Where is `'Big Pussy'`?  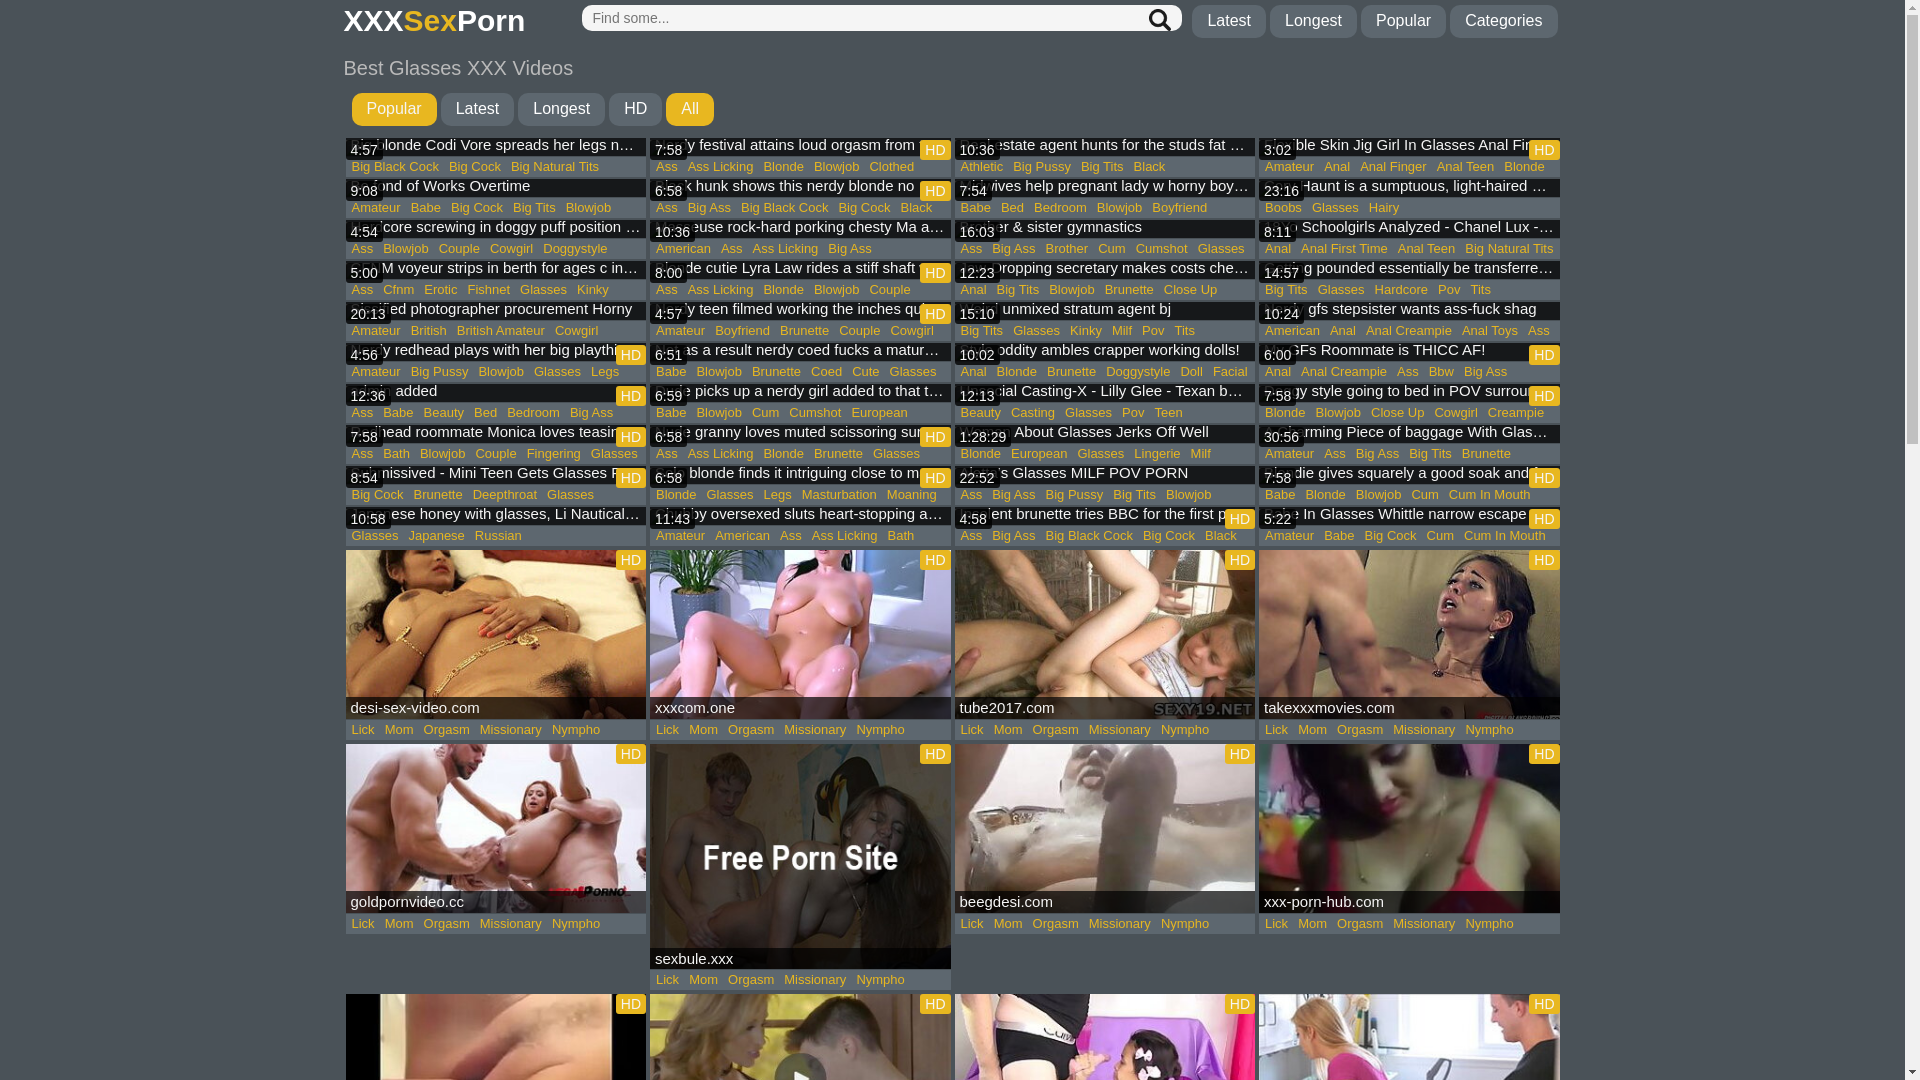
'Big Pussy' is located at coordinates (405, 371).